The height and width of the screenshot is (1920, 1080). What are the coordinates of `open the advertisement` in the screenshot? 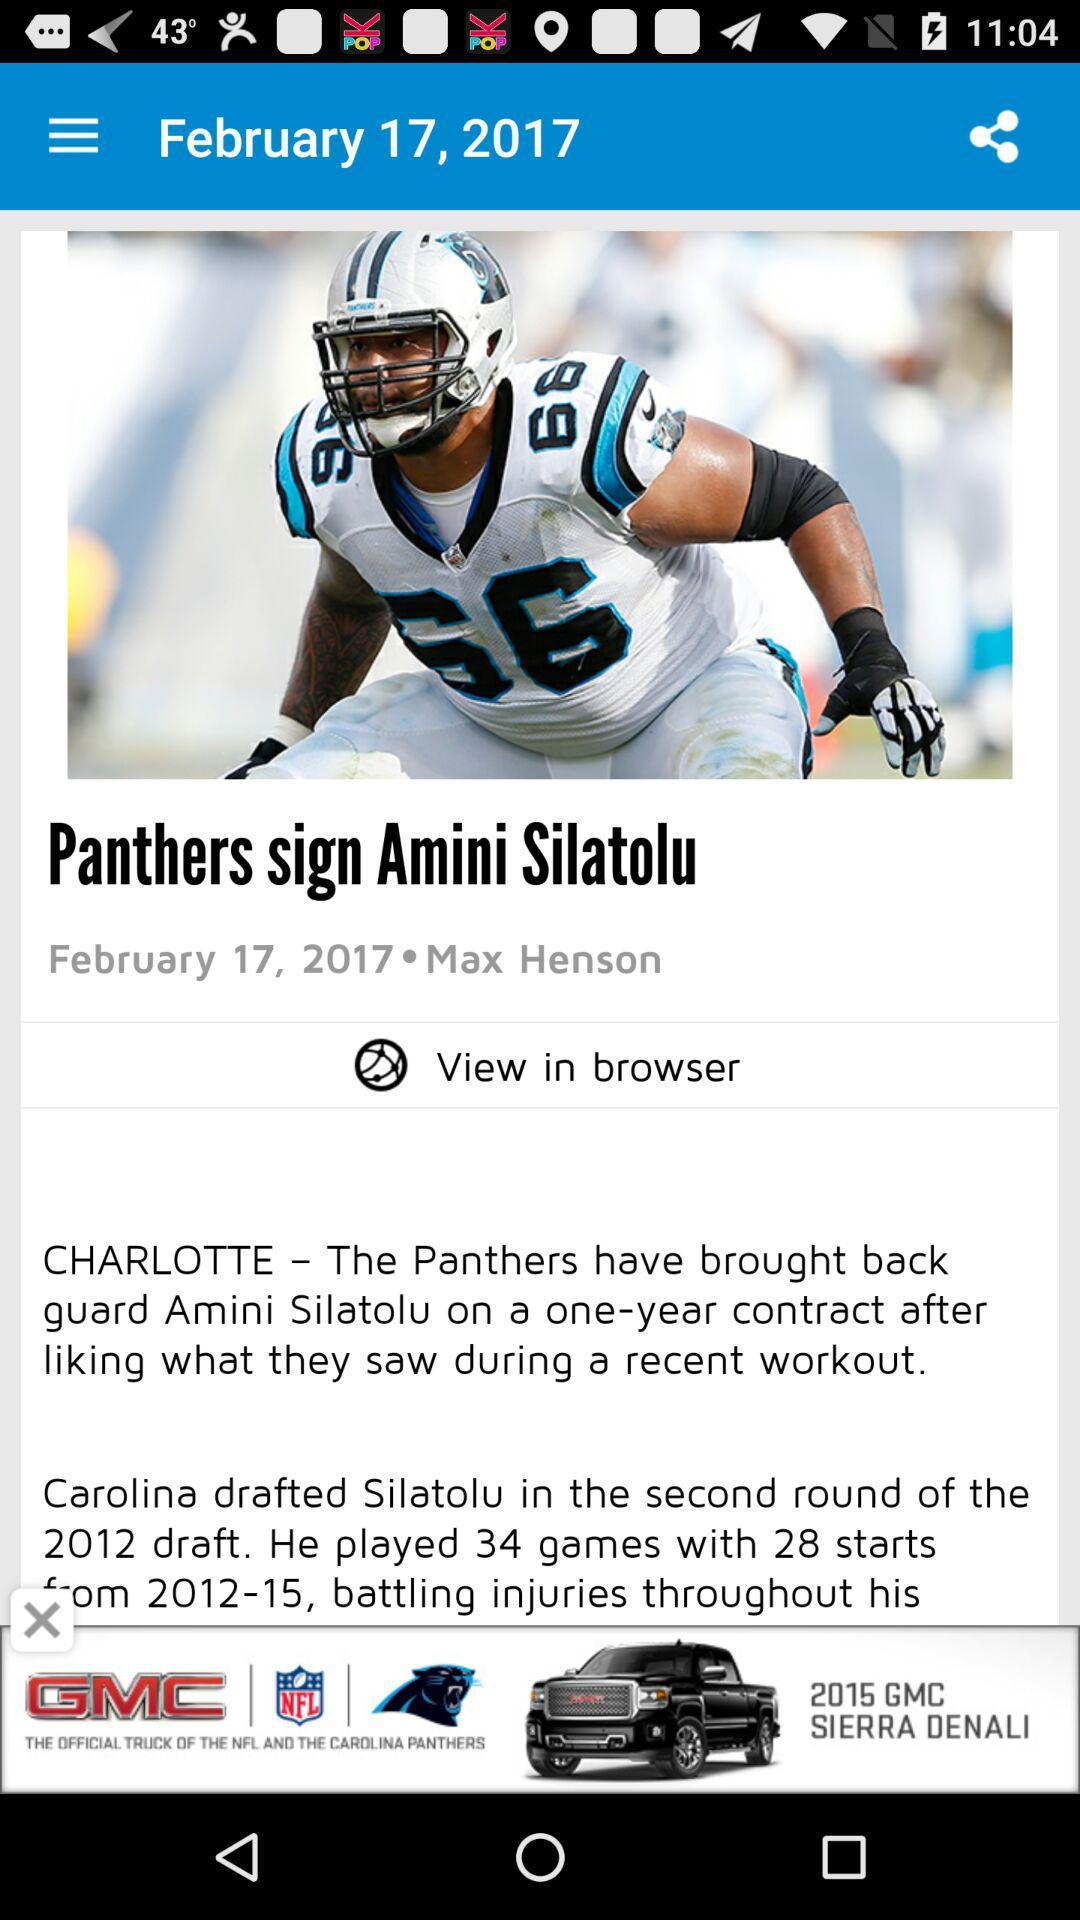 It's located at (540, 1708).